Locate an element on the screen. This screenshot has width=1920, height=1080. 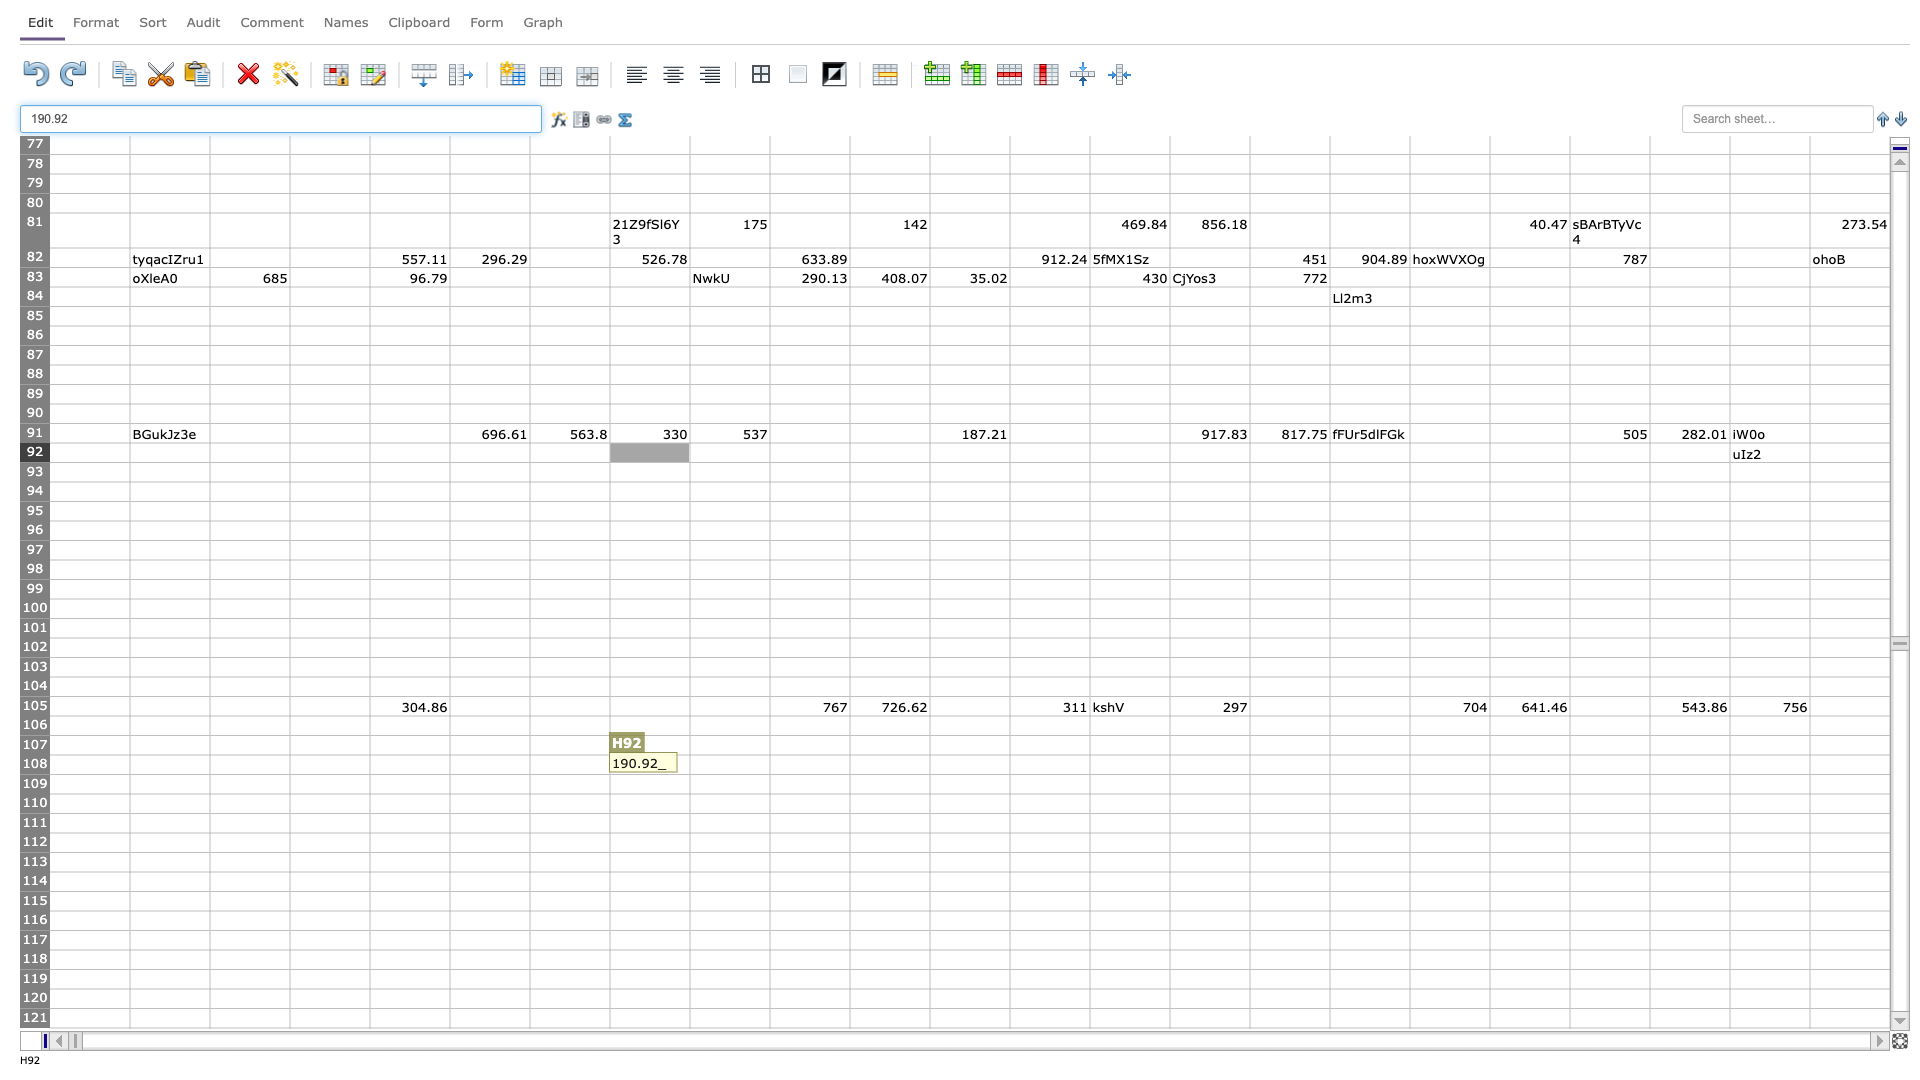
Place cursor on right border of J108 is located at coordinates (849, 764).